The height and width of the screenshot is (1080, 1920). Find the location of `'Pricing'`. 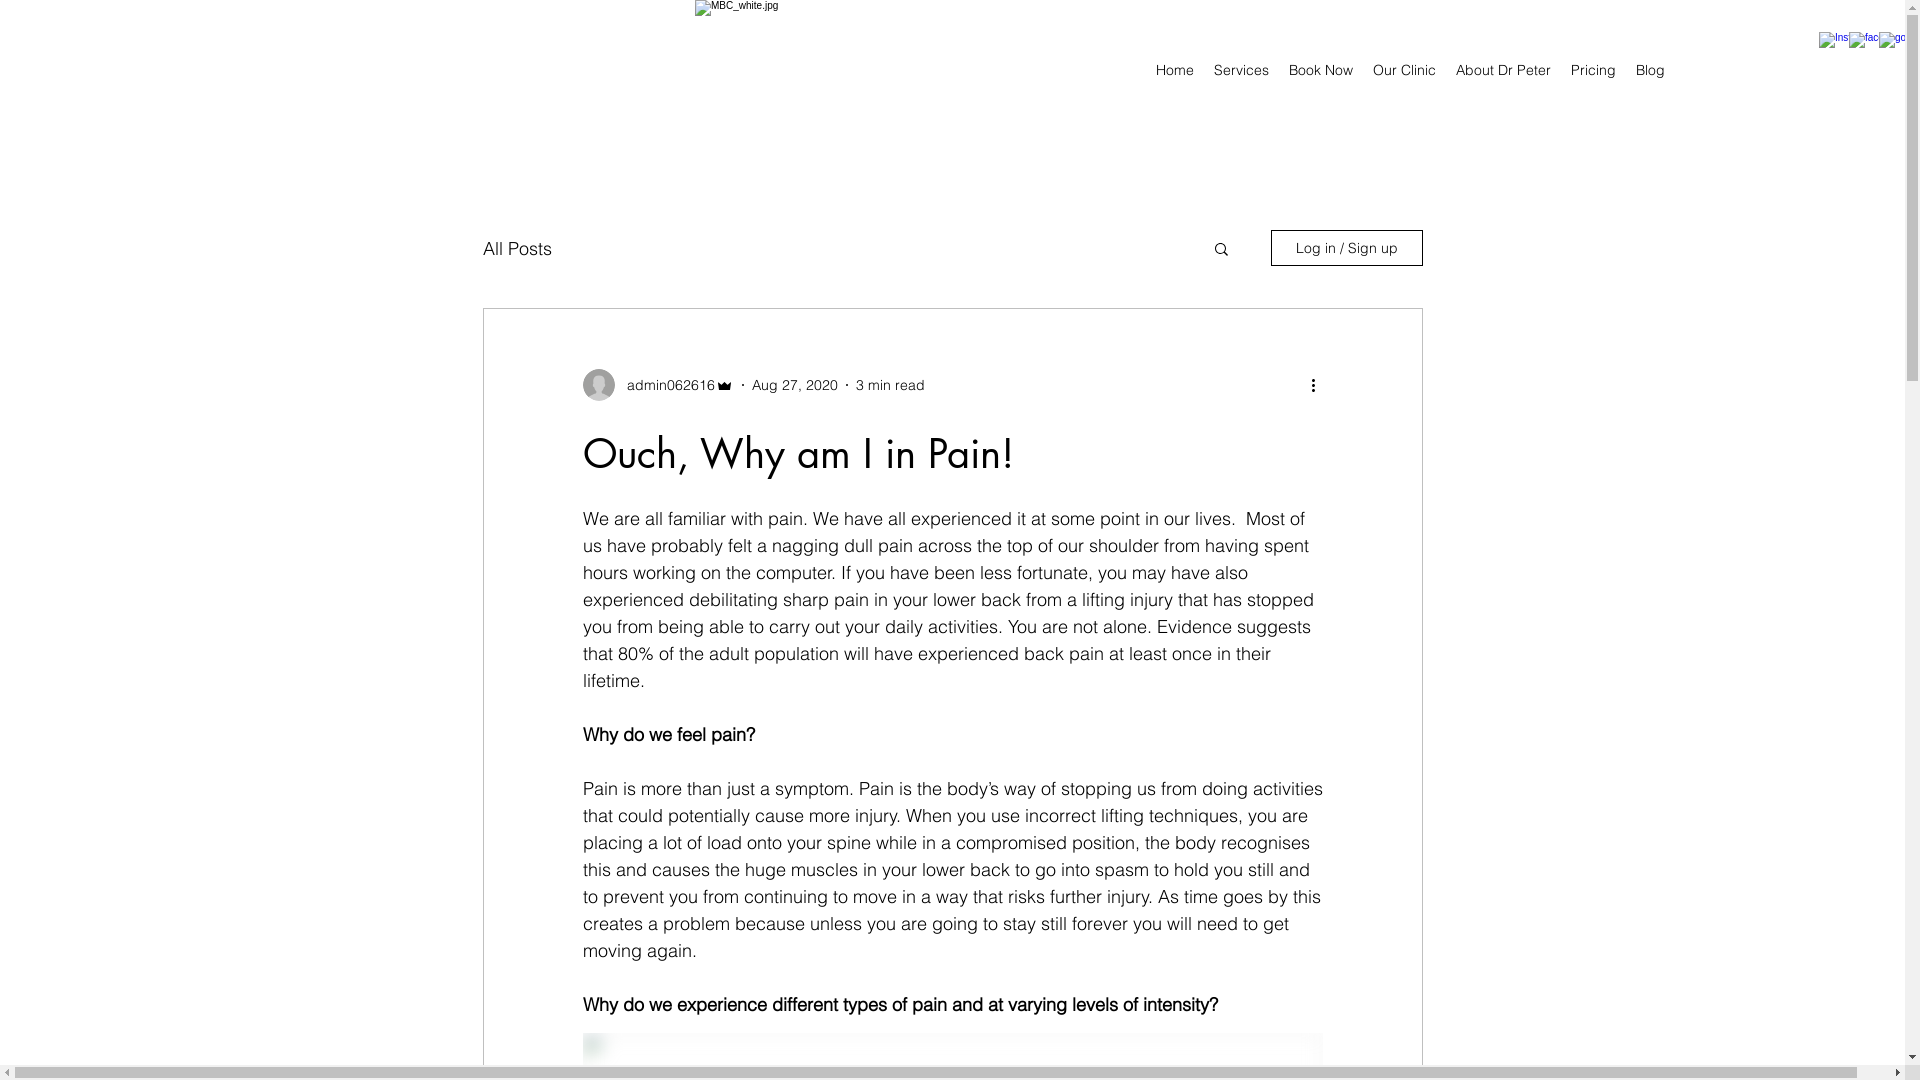

'Pricing' is located at coordinates (1592, 68).